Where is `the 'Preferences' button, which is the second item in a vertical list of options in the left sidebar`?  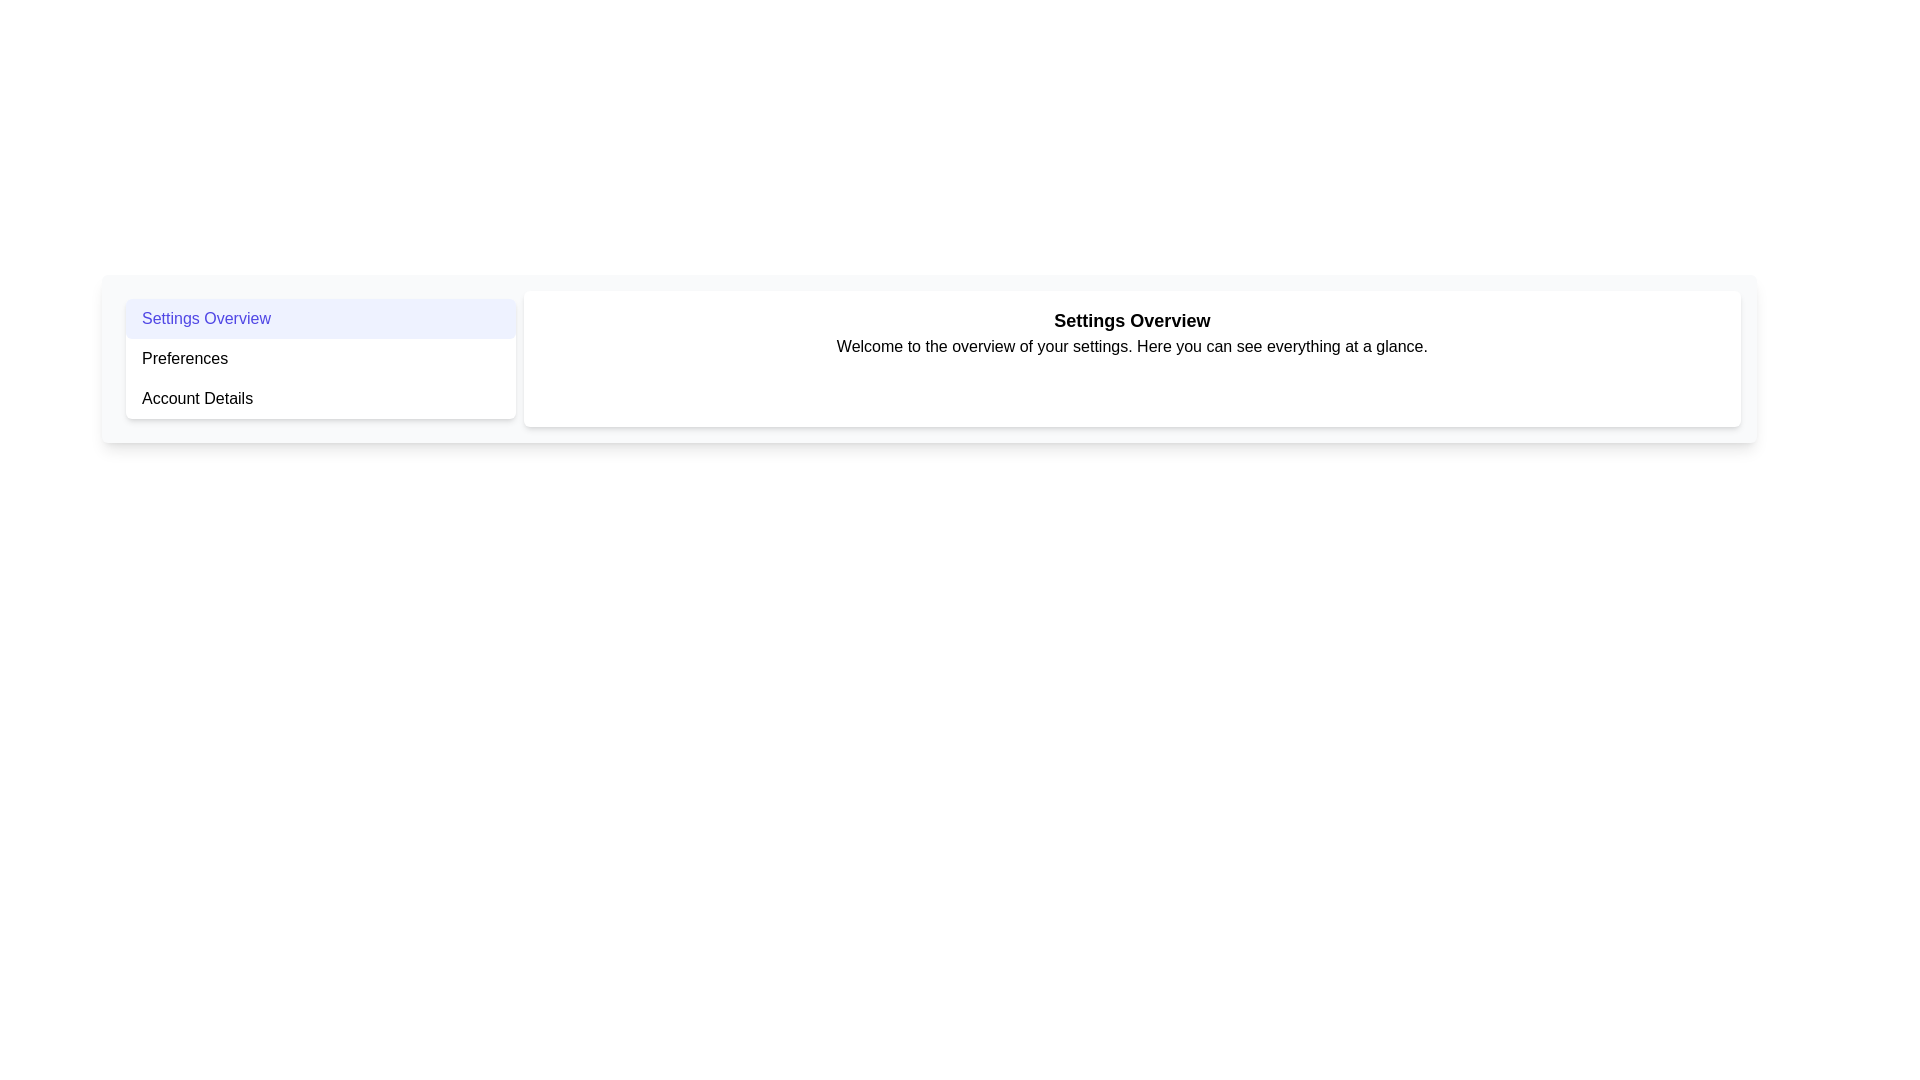
the 'Preferences' button, which is the second item in a vertical list of options in the left sidebar is located at coordinates (320, 357).